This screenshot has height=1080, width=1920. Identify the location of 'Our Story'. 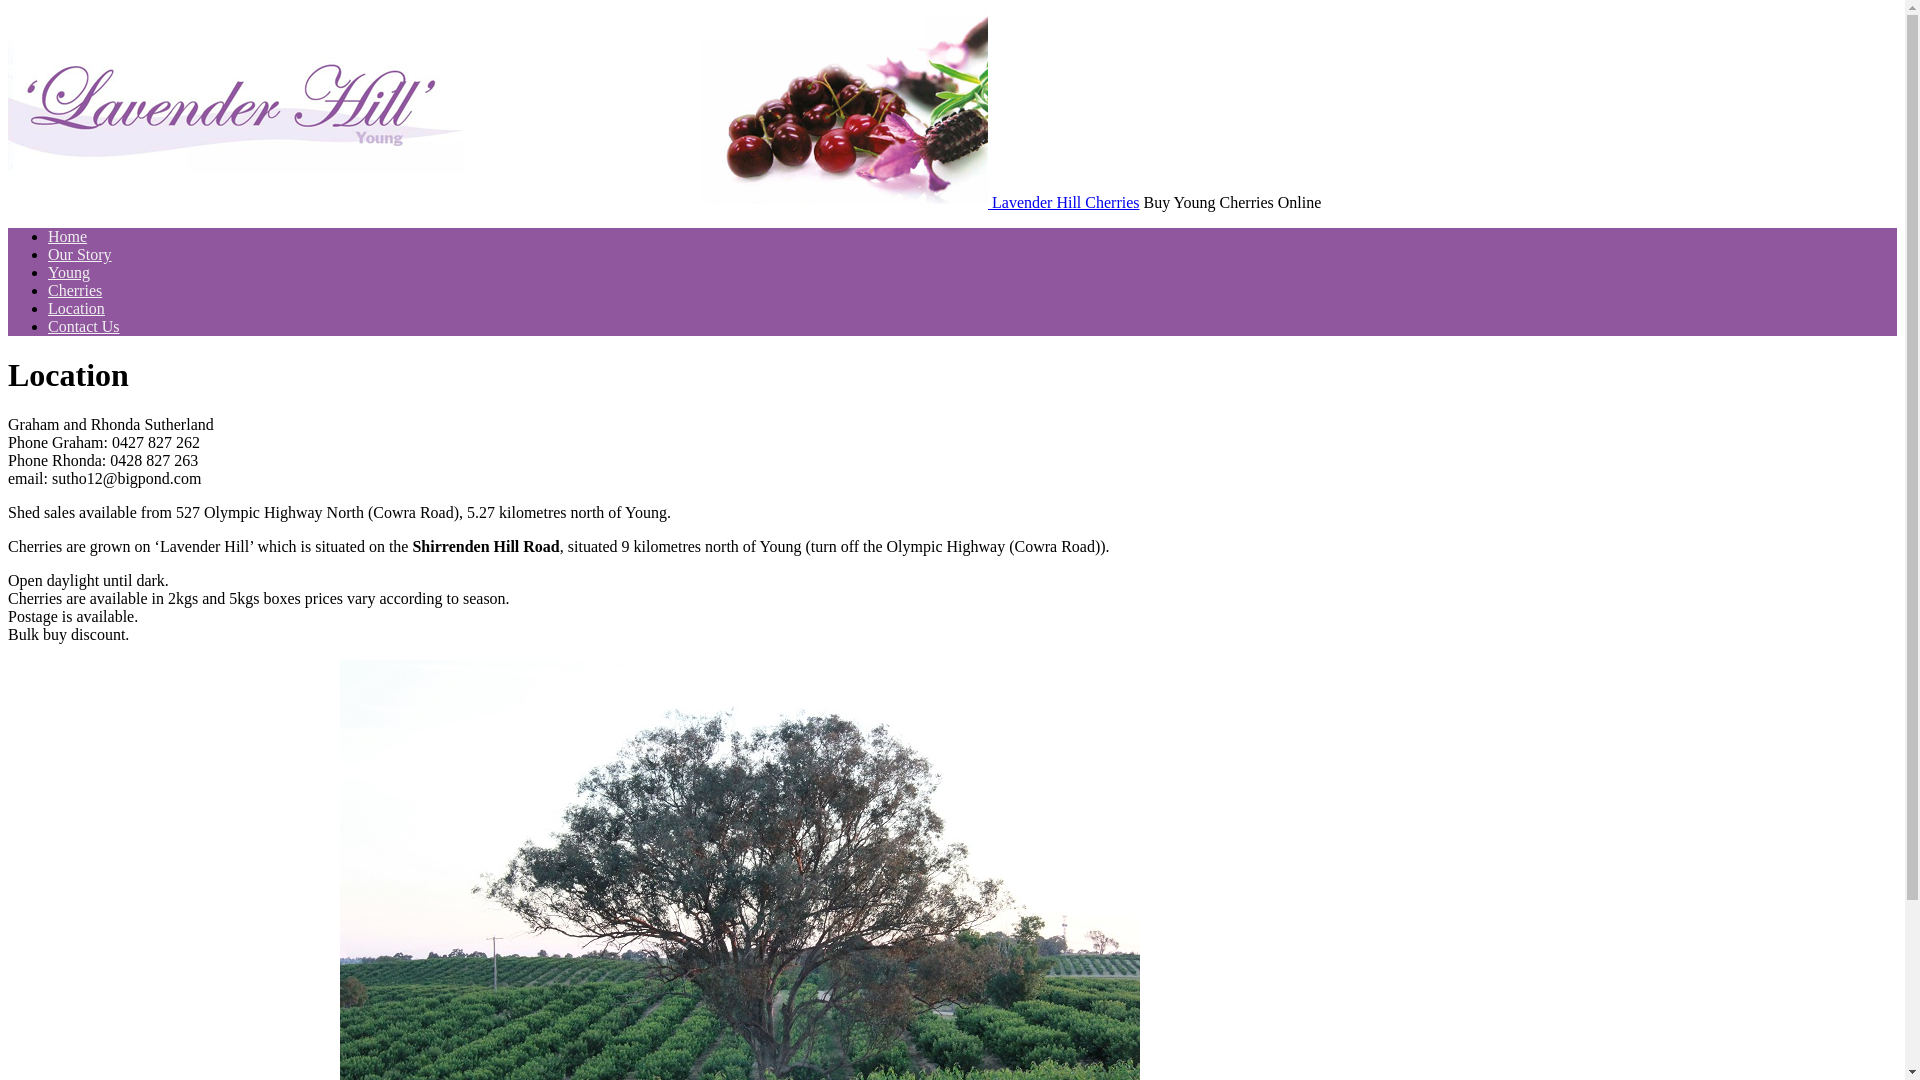
(80, 253).